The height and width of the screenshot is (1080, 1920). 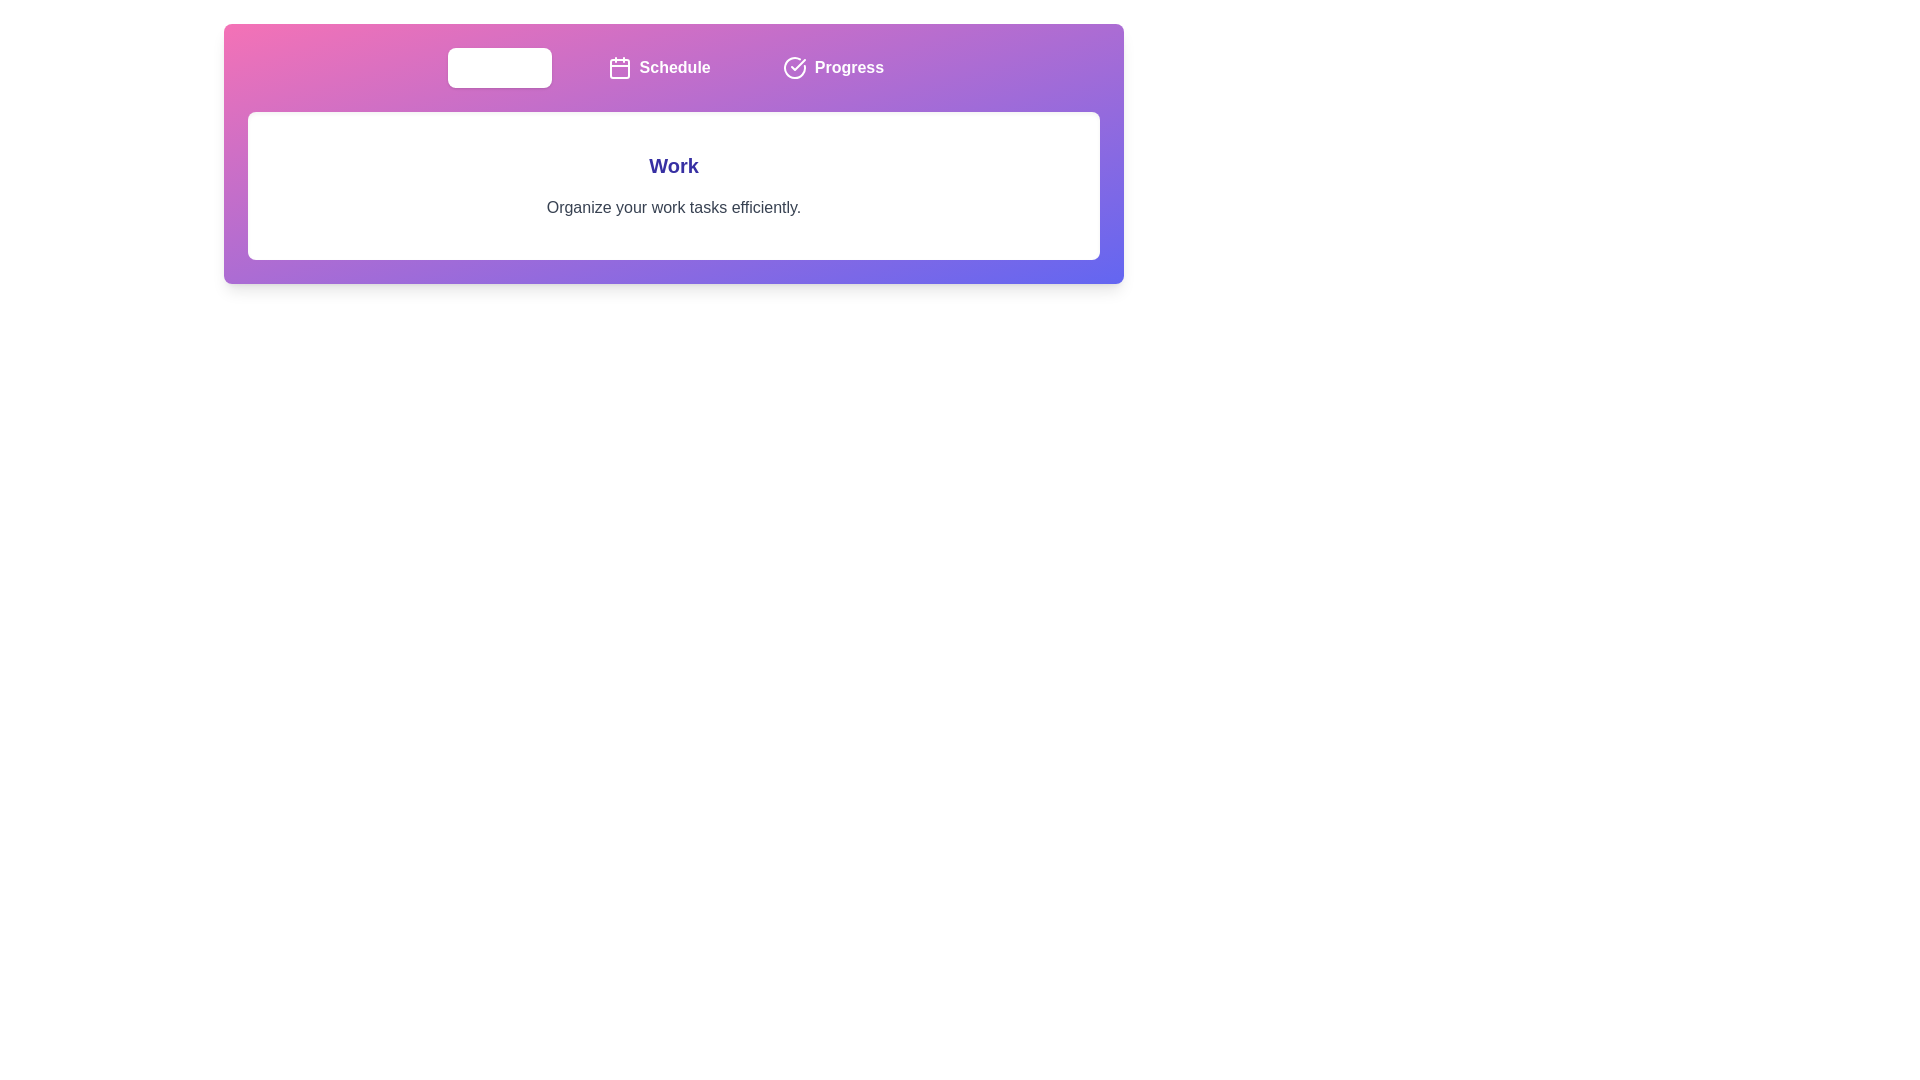 What do you see at coordinates (659, 67) in the screenshot?
I see `the tab button labeled Schedule` at bounding box center [659, 67].